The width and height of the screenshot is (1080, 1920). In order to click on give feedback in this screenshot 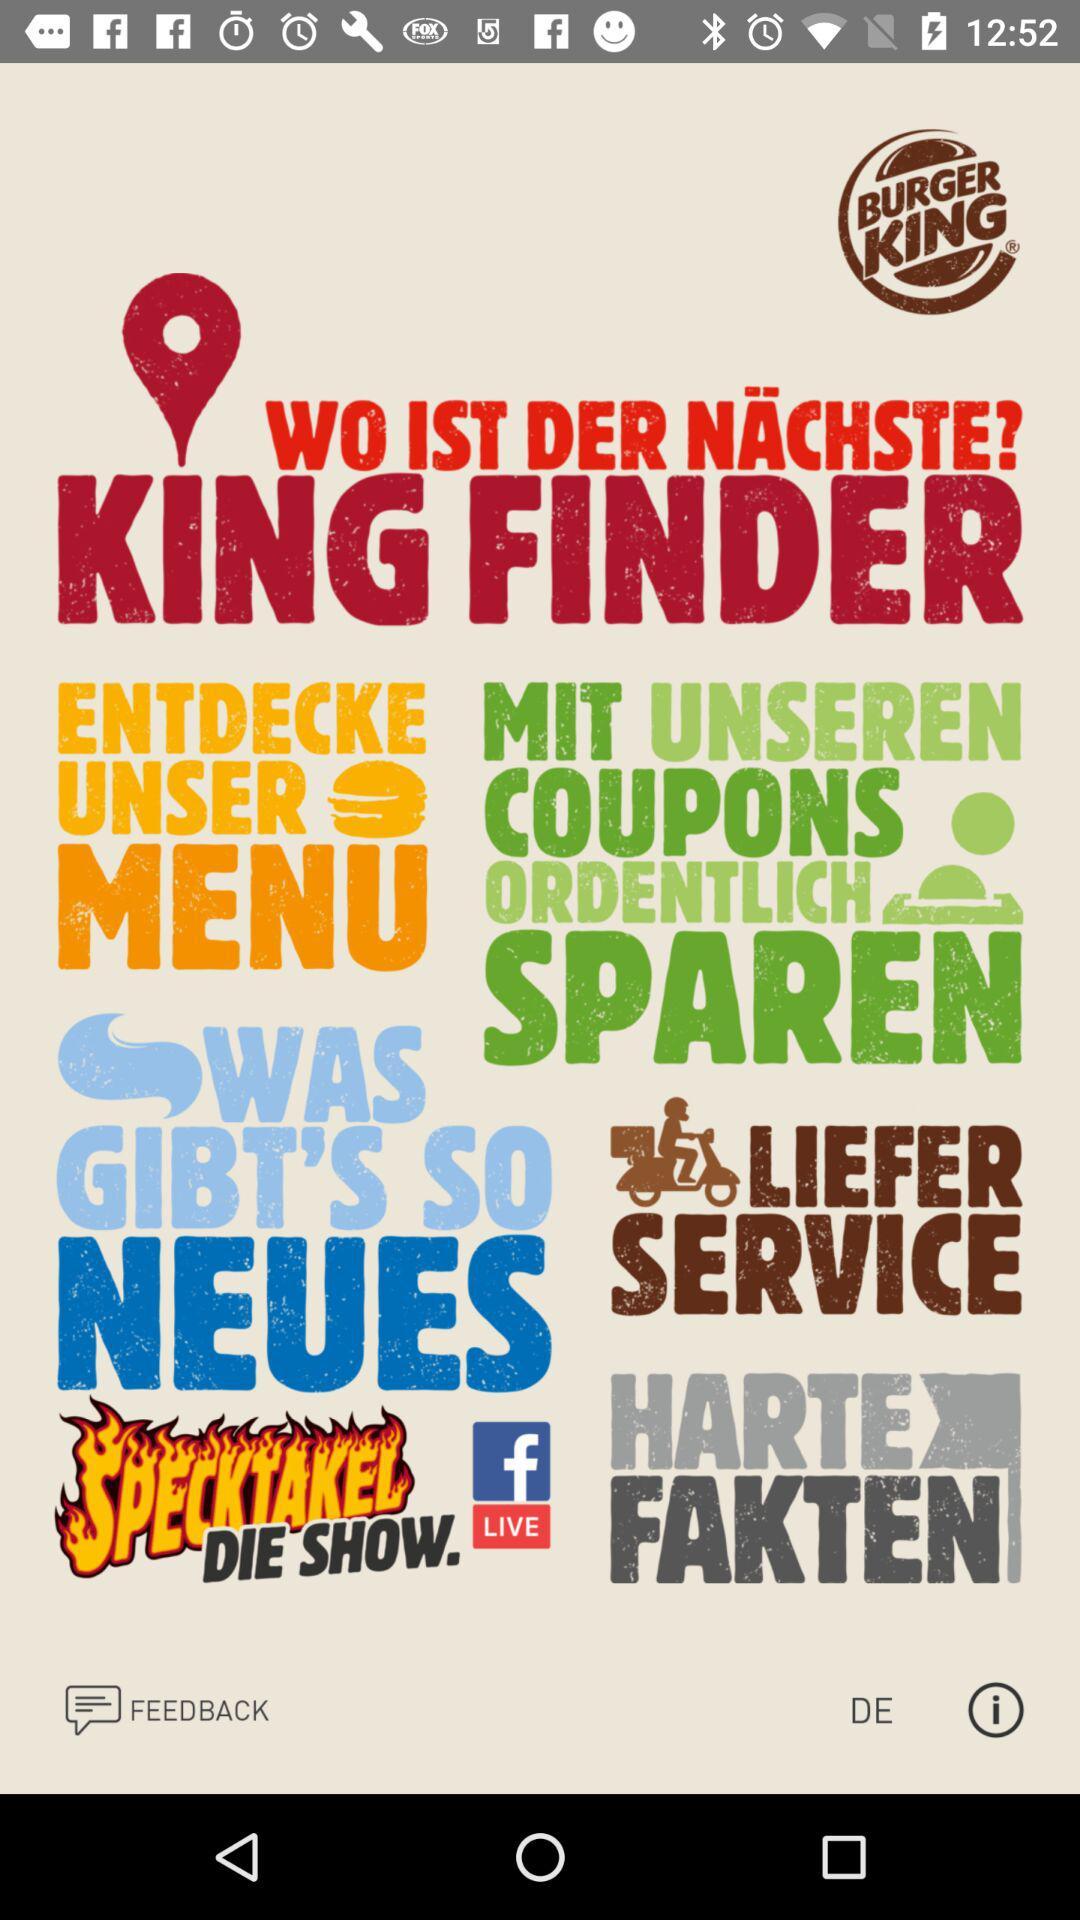, I will do `click(165, 1708)`.